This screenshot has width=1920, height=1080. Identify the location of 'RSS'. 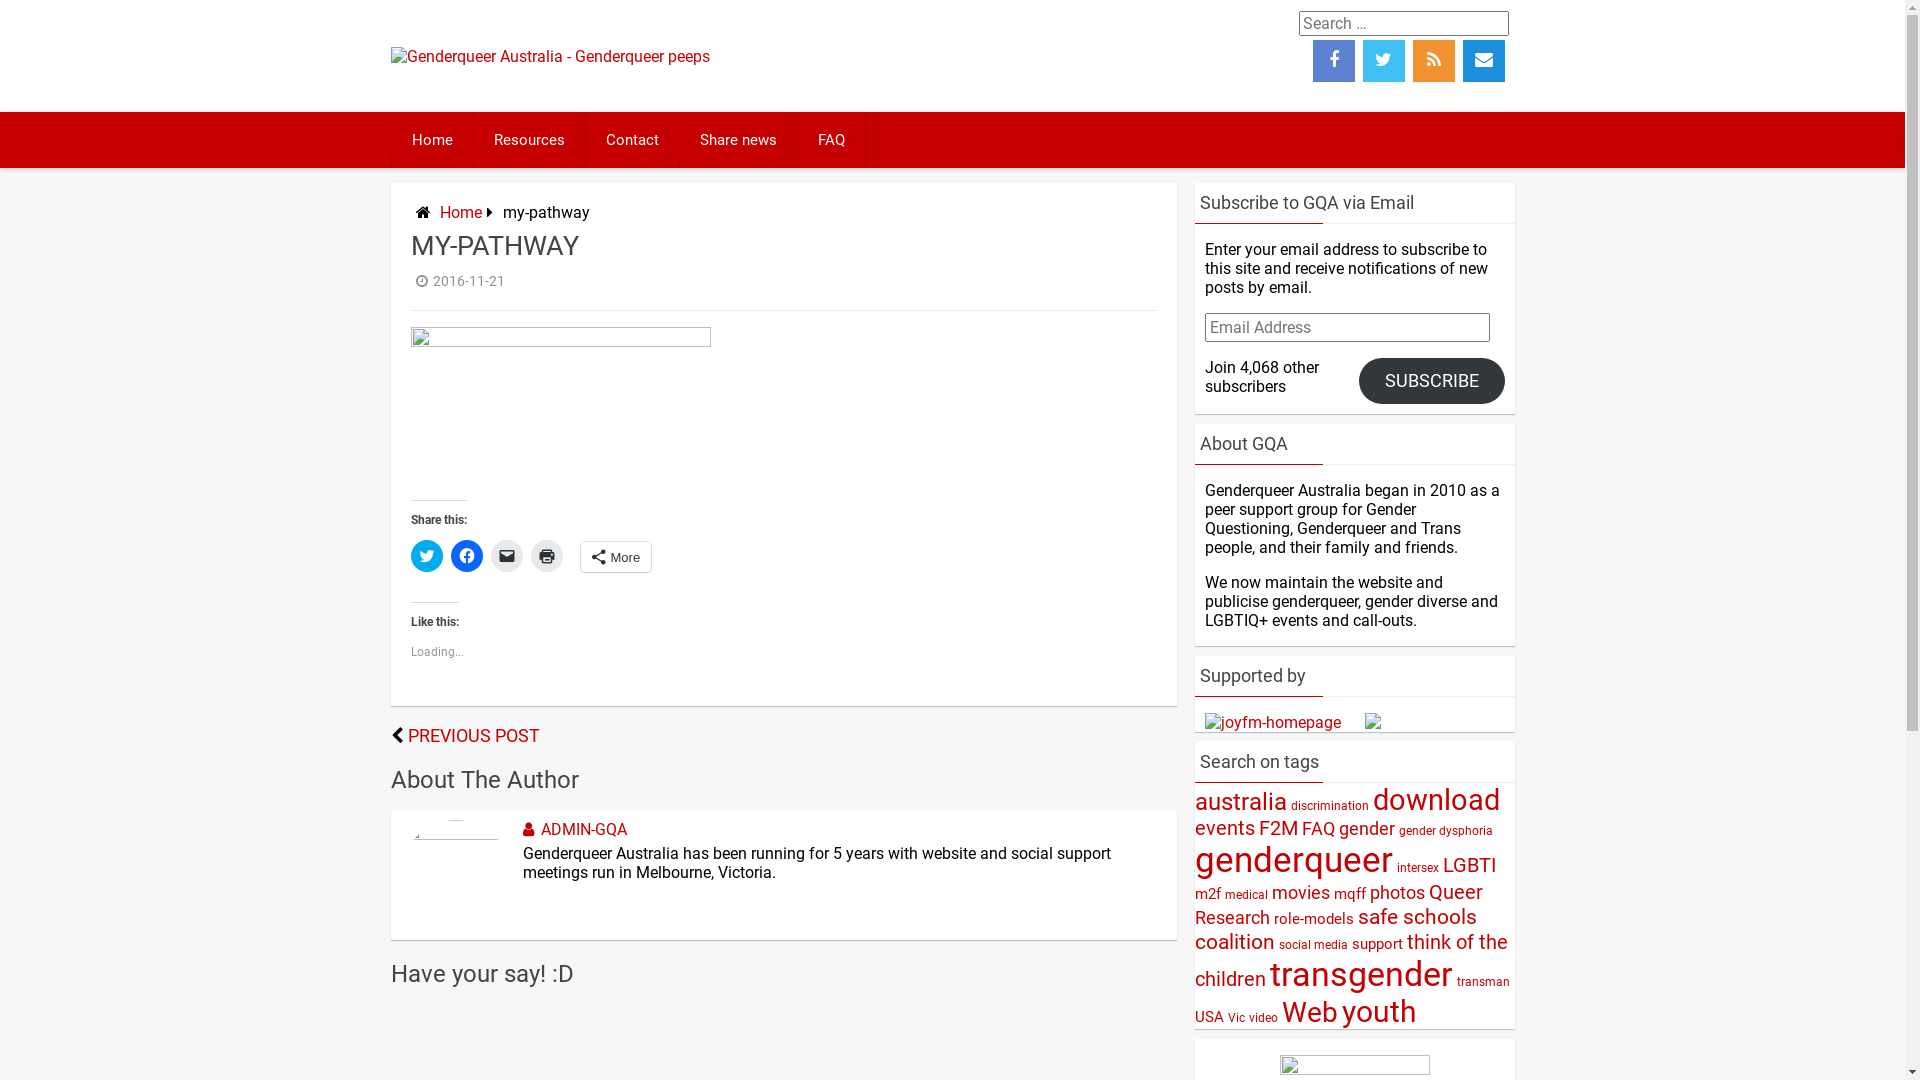
(1433, 60).